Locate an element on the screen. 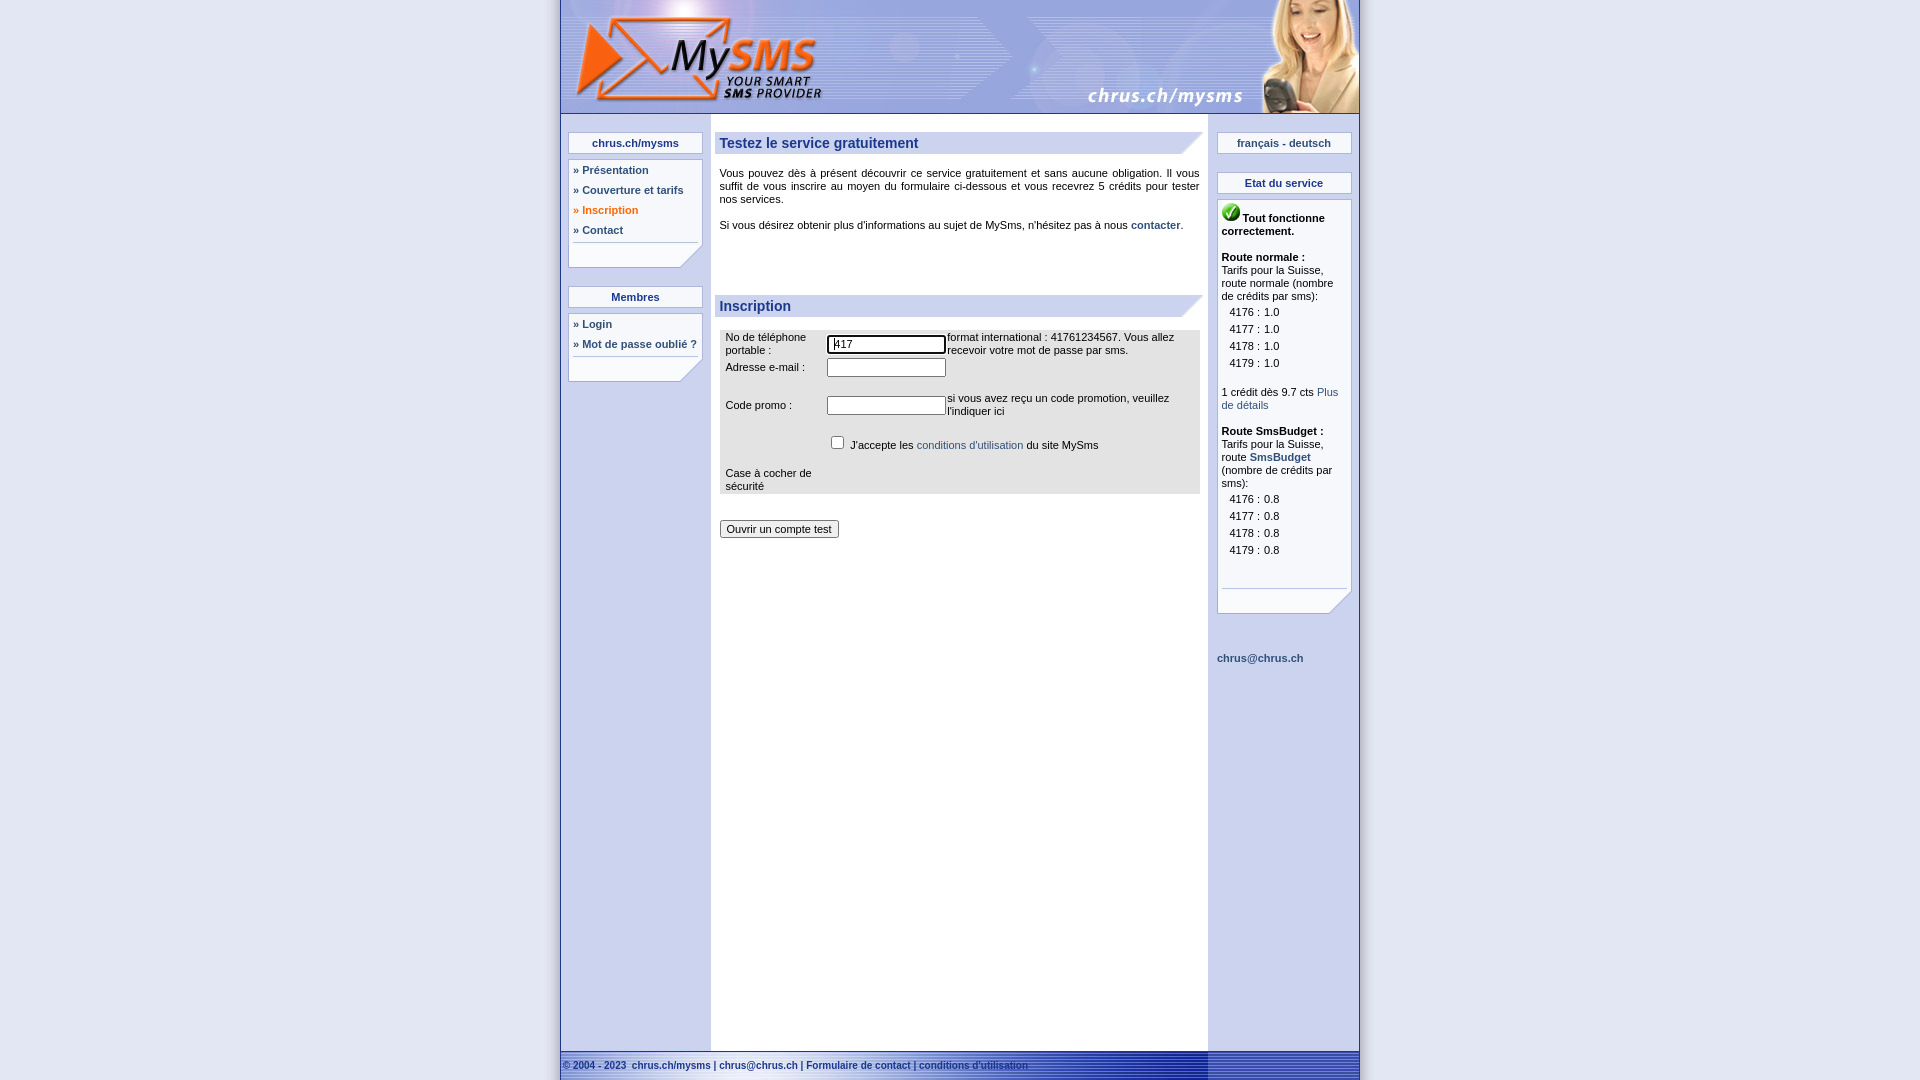 This screenshot has width=1920, height=1080. 'Ouvrir un compte test' is located at coordinates (778, 527).